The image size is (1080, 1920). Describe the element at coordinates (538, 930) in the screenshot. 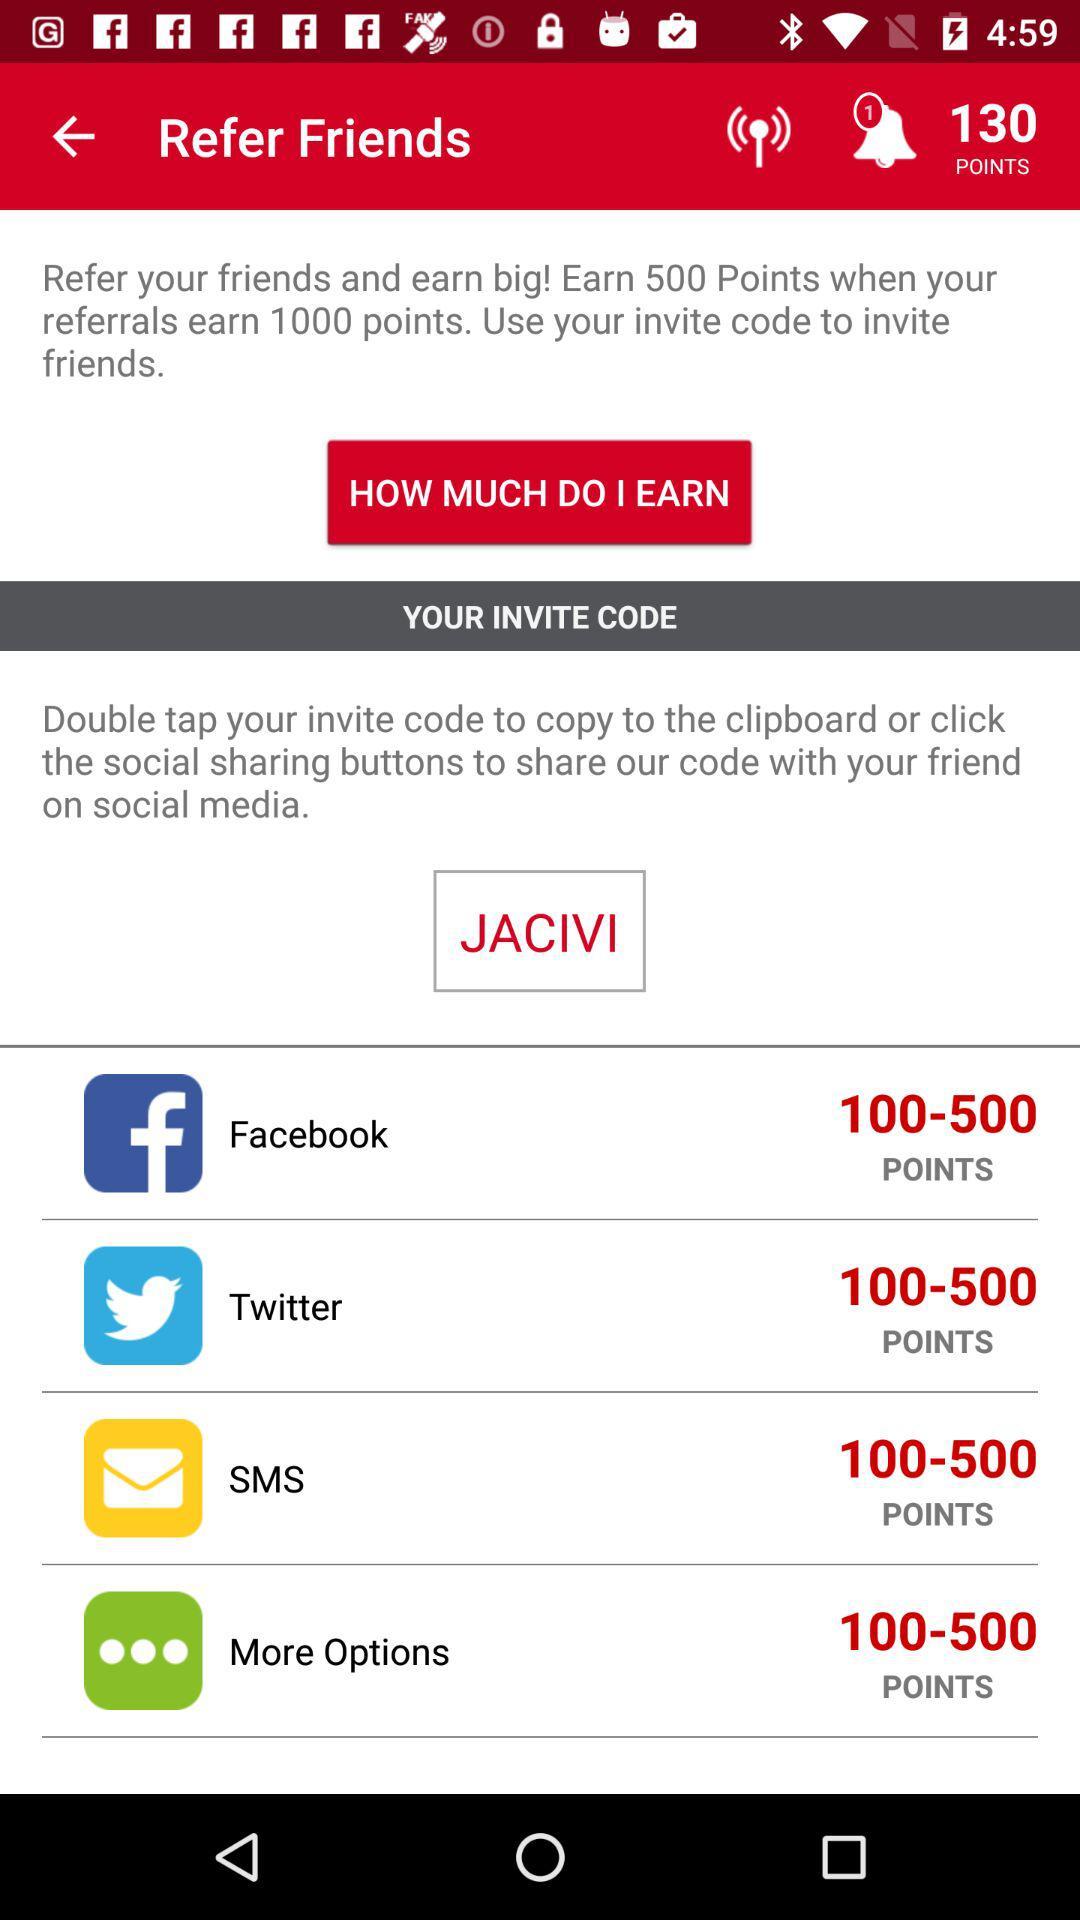

I see `the icon below the double tap your` at that location.